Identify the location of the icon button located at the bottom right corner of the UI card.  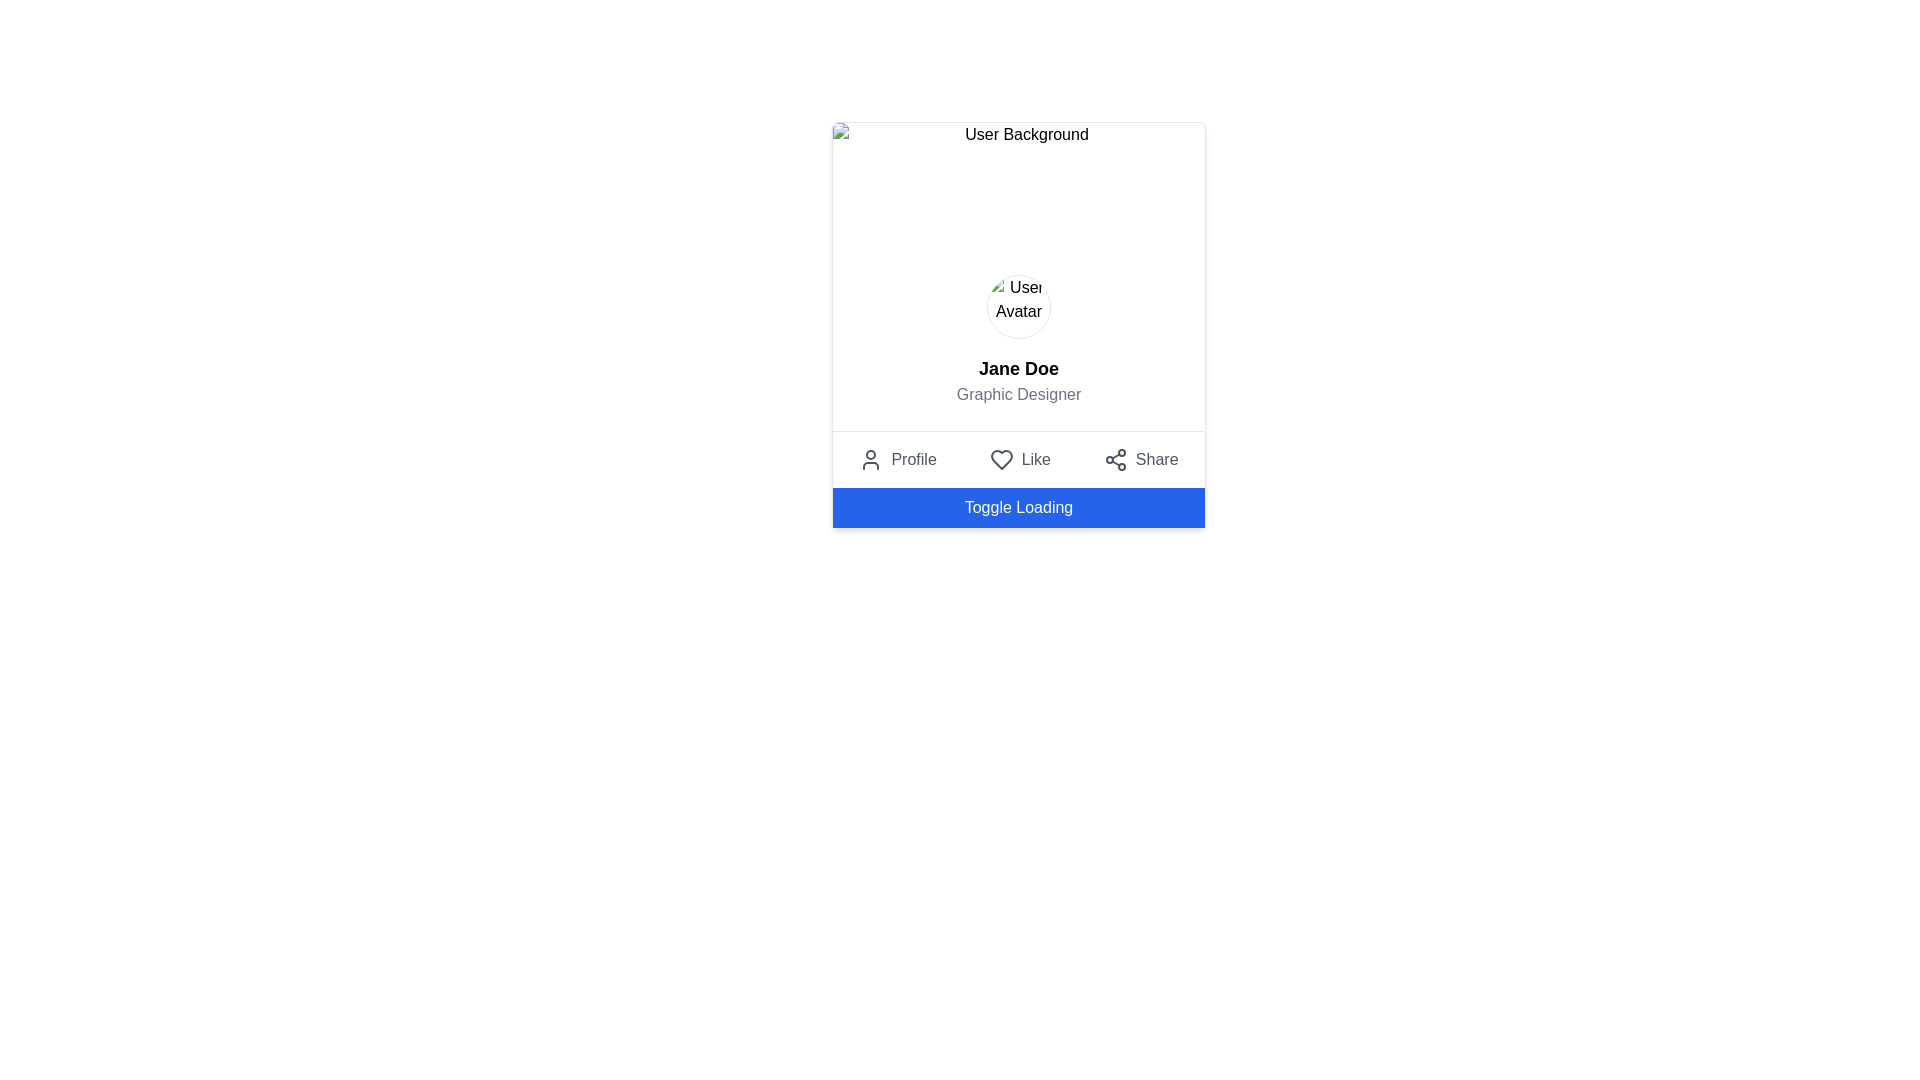
(1114, 459).